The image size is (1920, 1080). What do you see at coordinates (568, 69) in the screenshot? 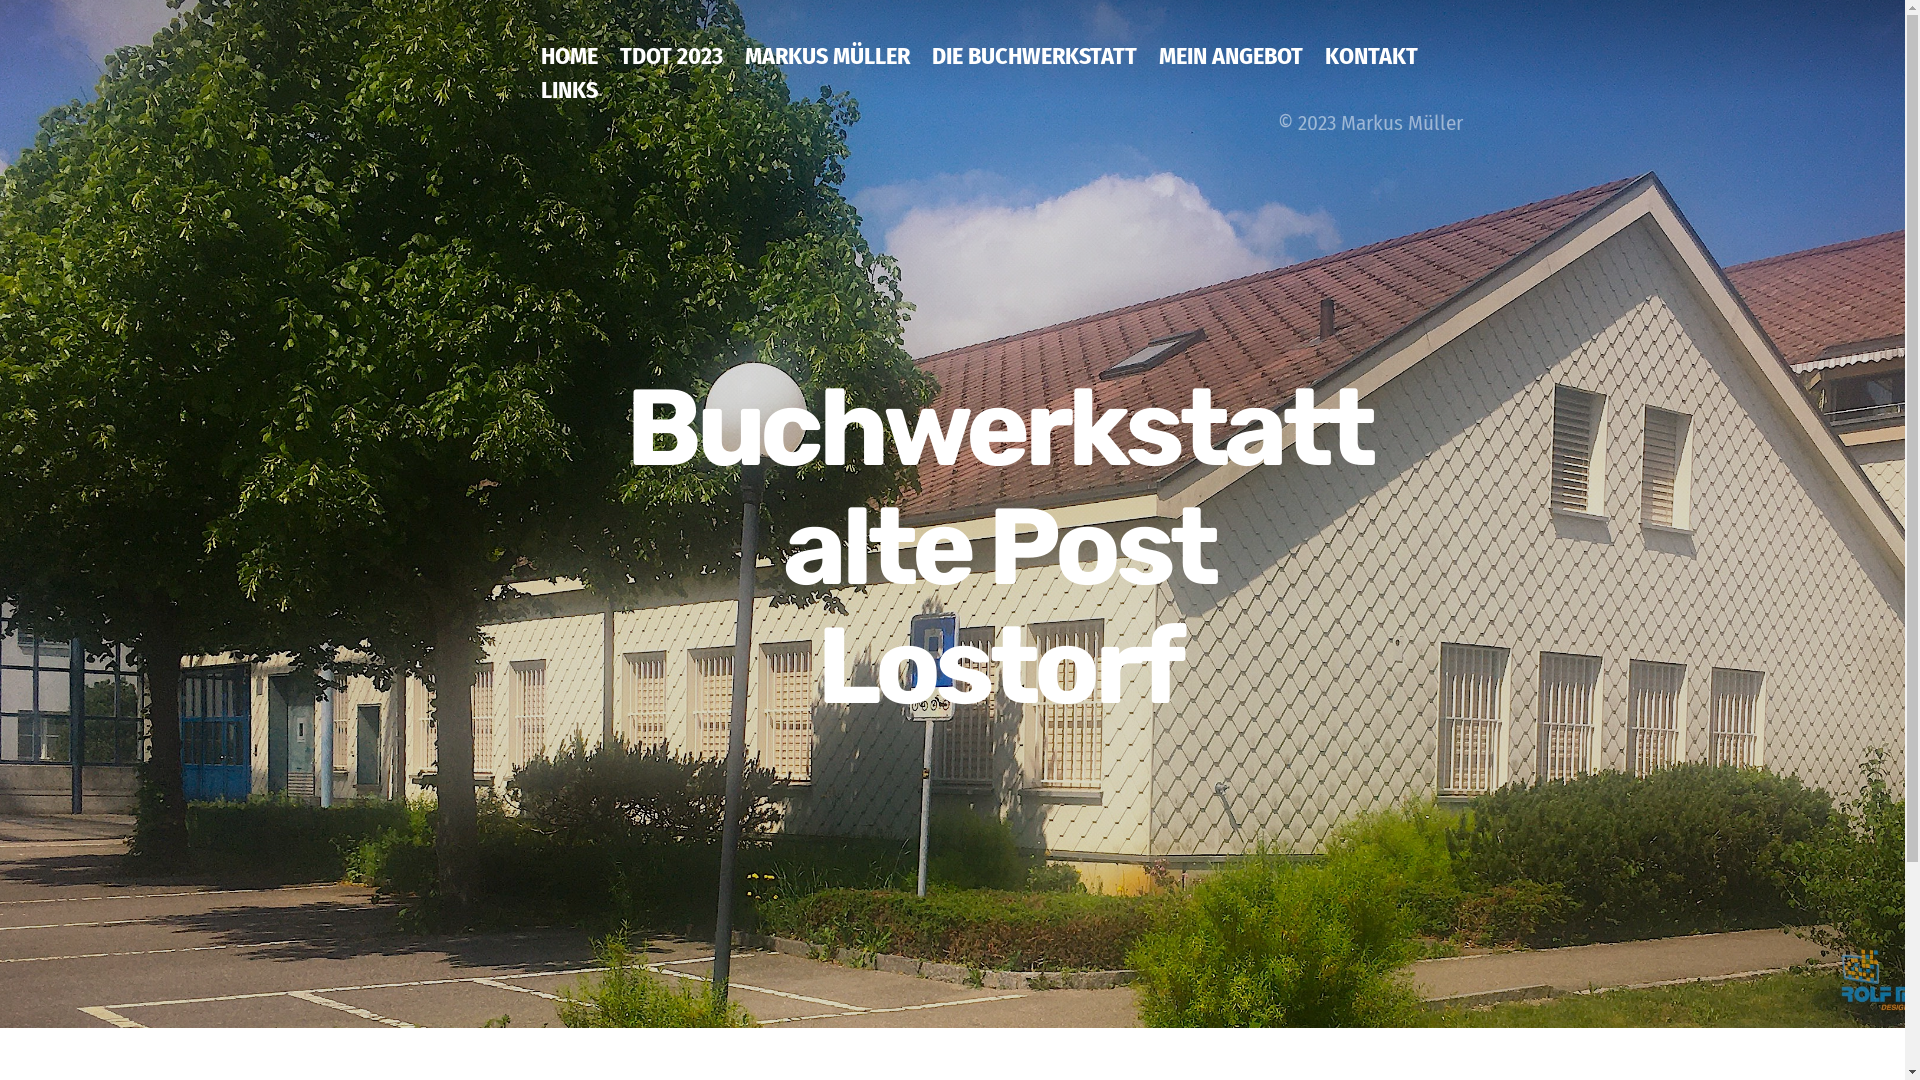
I see `'HOME'` at bounding box center [568, 69].